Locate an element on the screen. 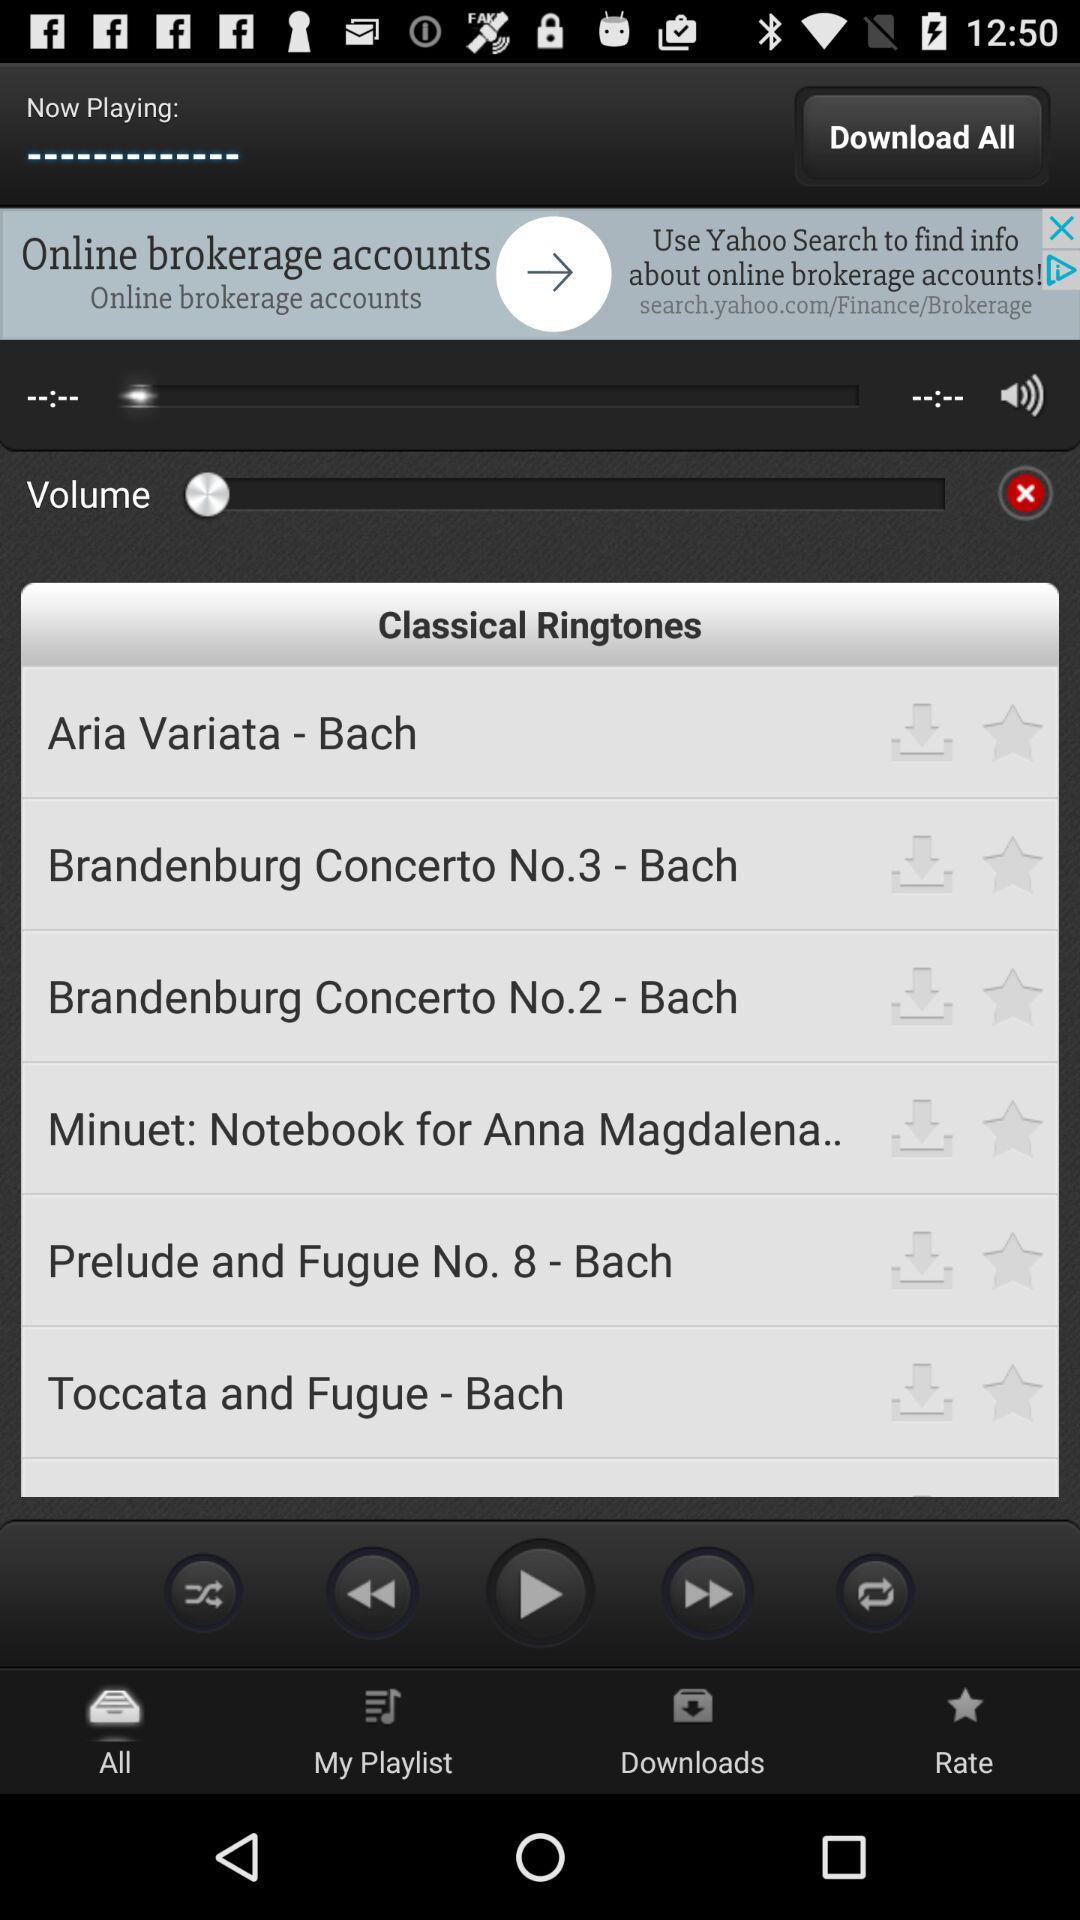  previous song is located at coordinates (371, 1591).